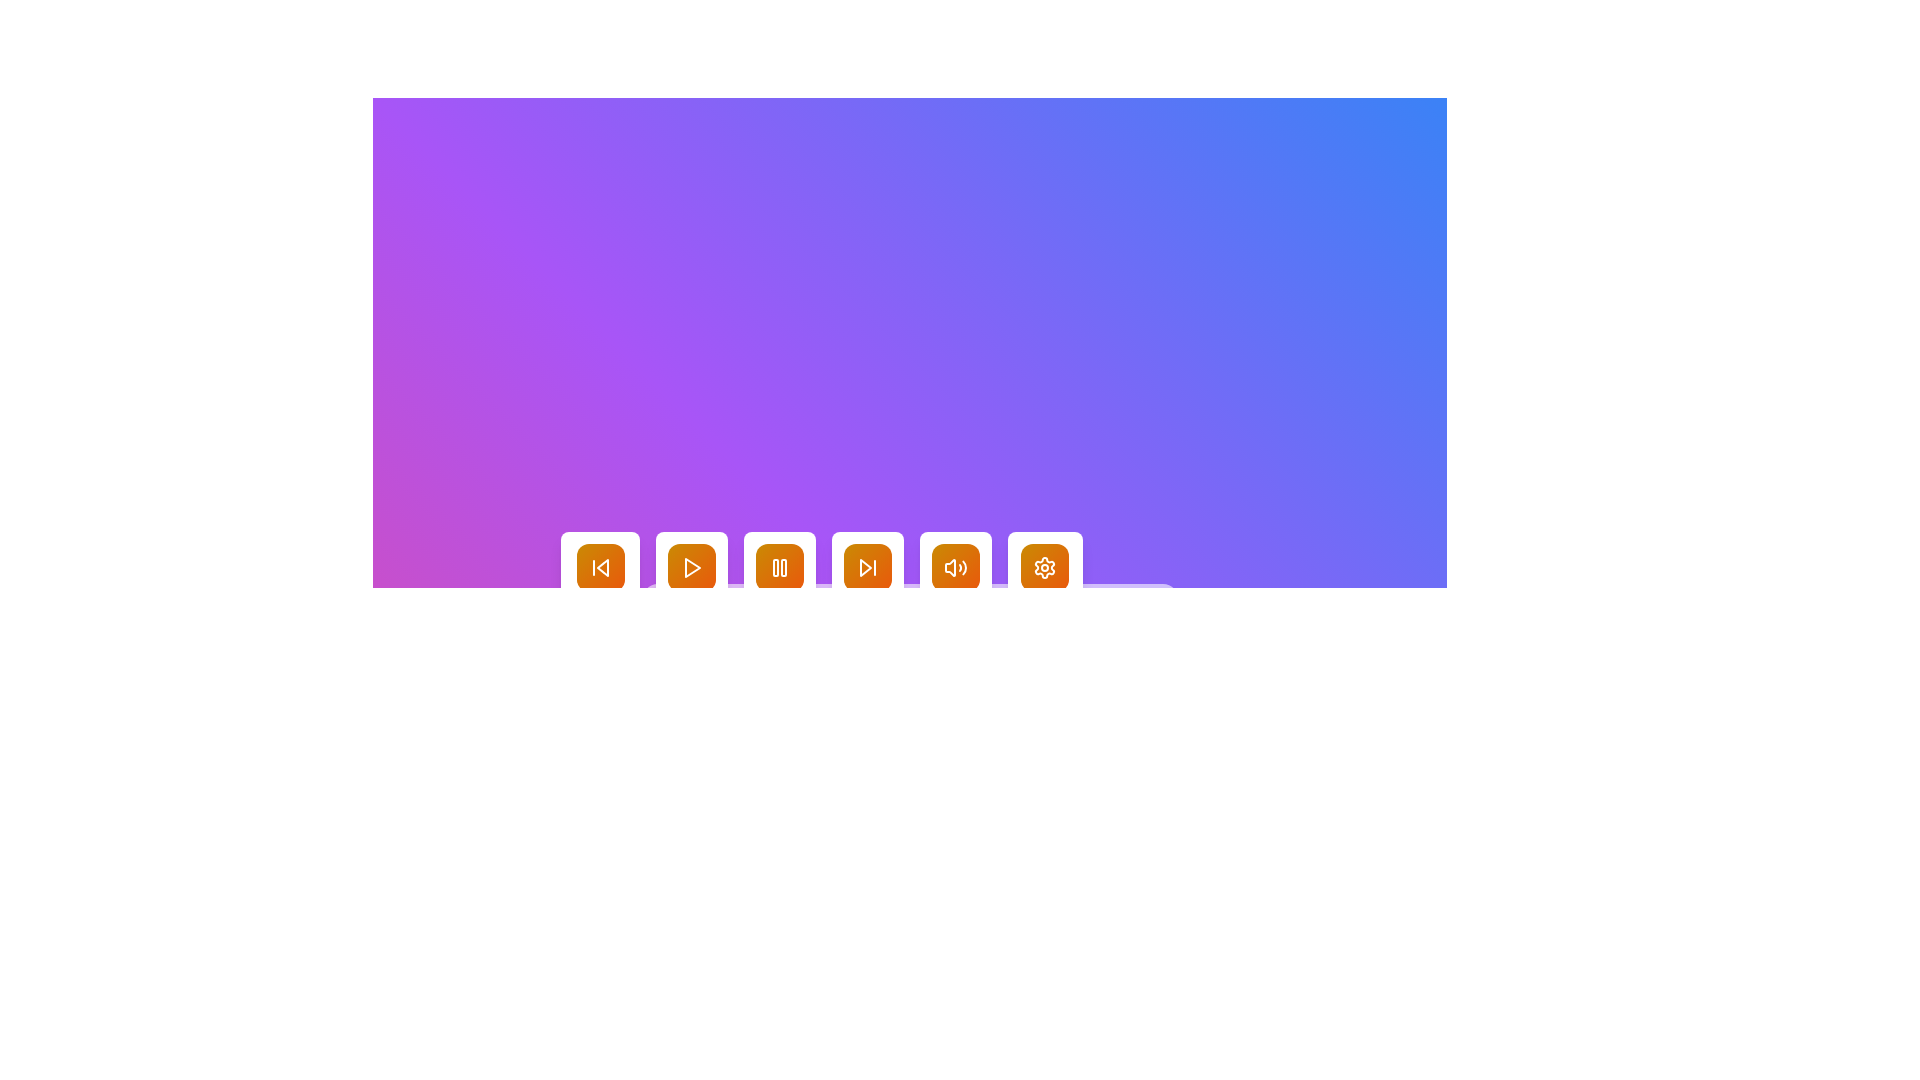 Image resolution: width=1920 pixels, height=1080 pixels. I want to click on the orange triangular play button in the media player controls, so click(692, 567).